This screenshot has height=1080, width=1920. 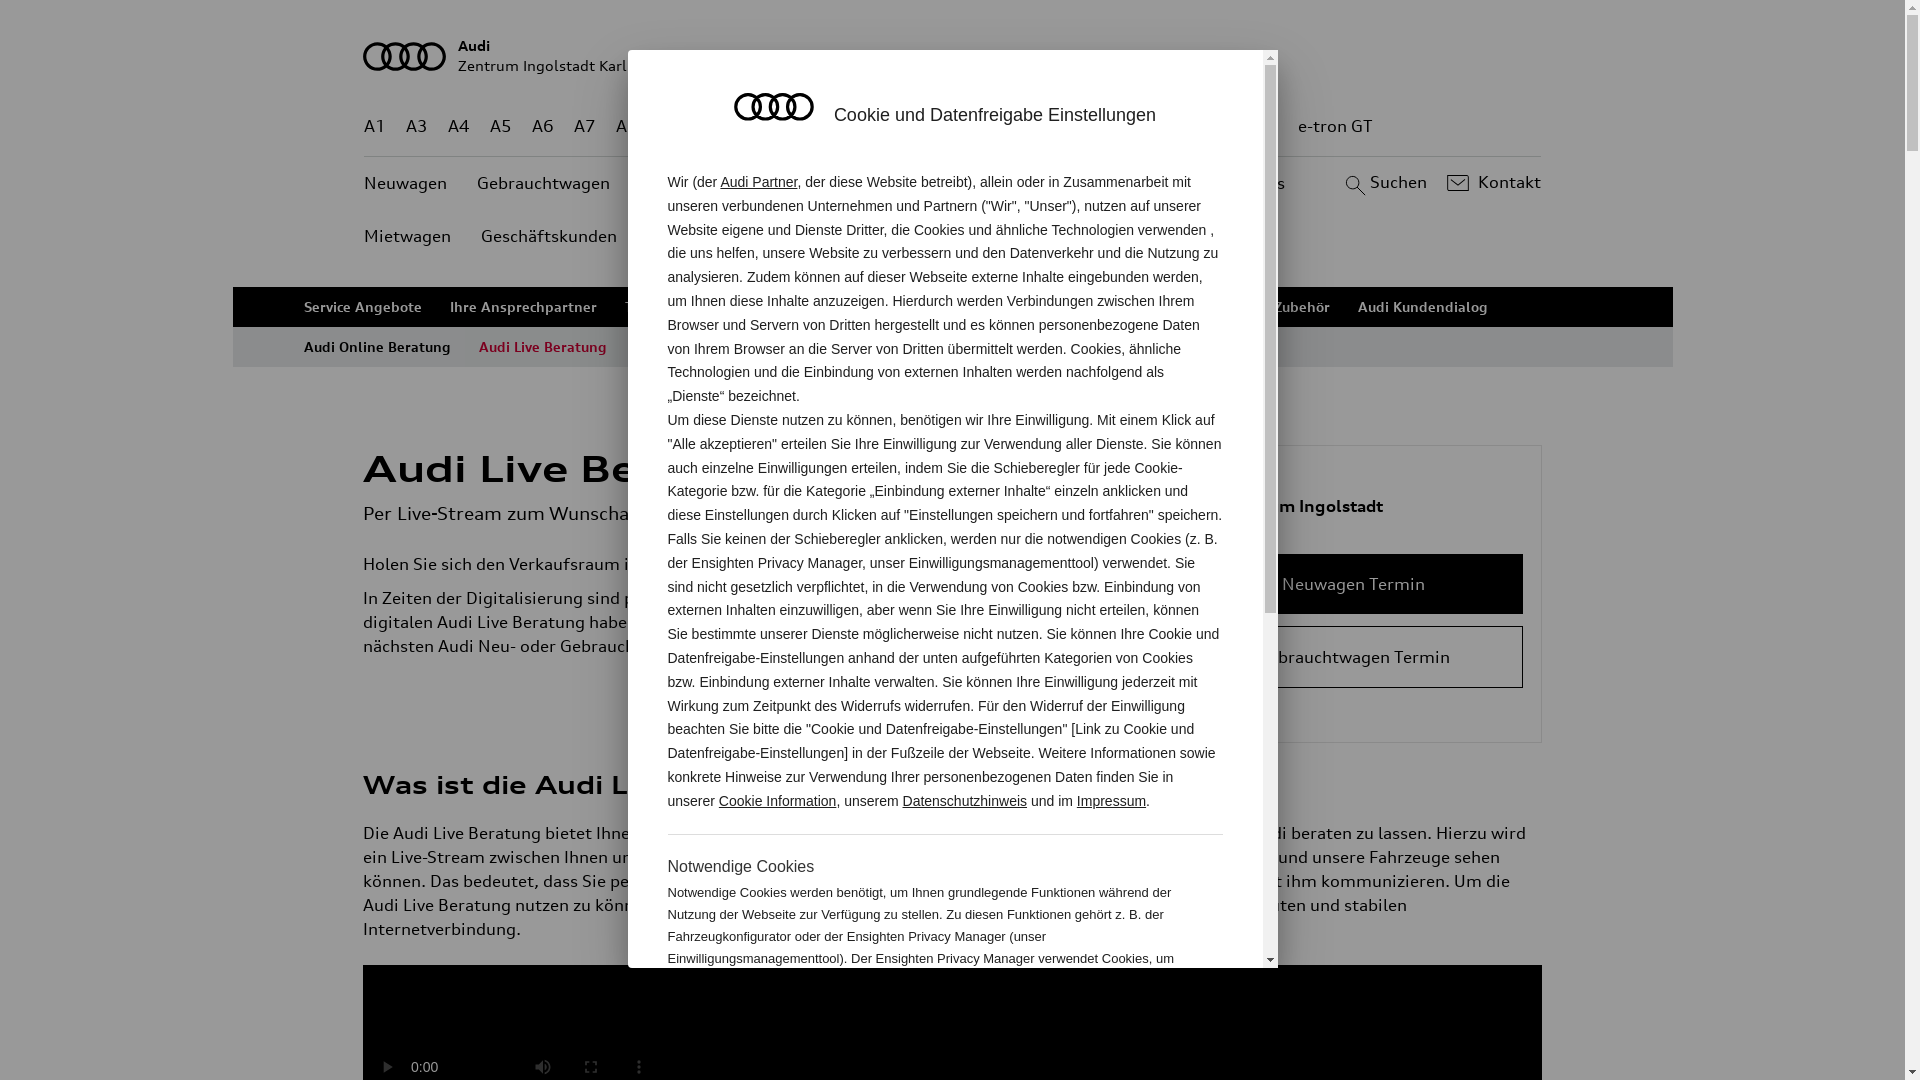 What do you see at coordinates (1007, 126) in the screenshot?
I see `'Q8 e-tron'` at bounding box center [1007, 126].